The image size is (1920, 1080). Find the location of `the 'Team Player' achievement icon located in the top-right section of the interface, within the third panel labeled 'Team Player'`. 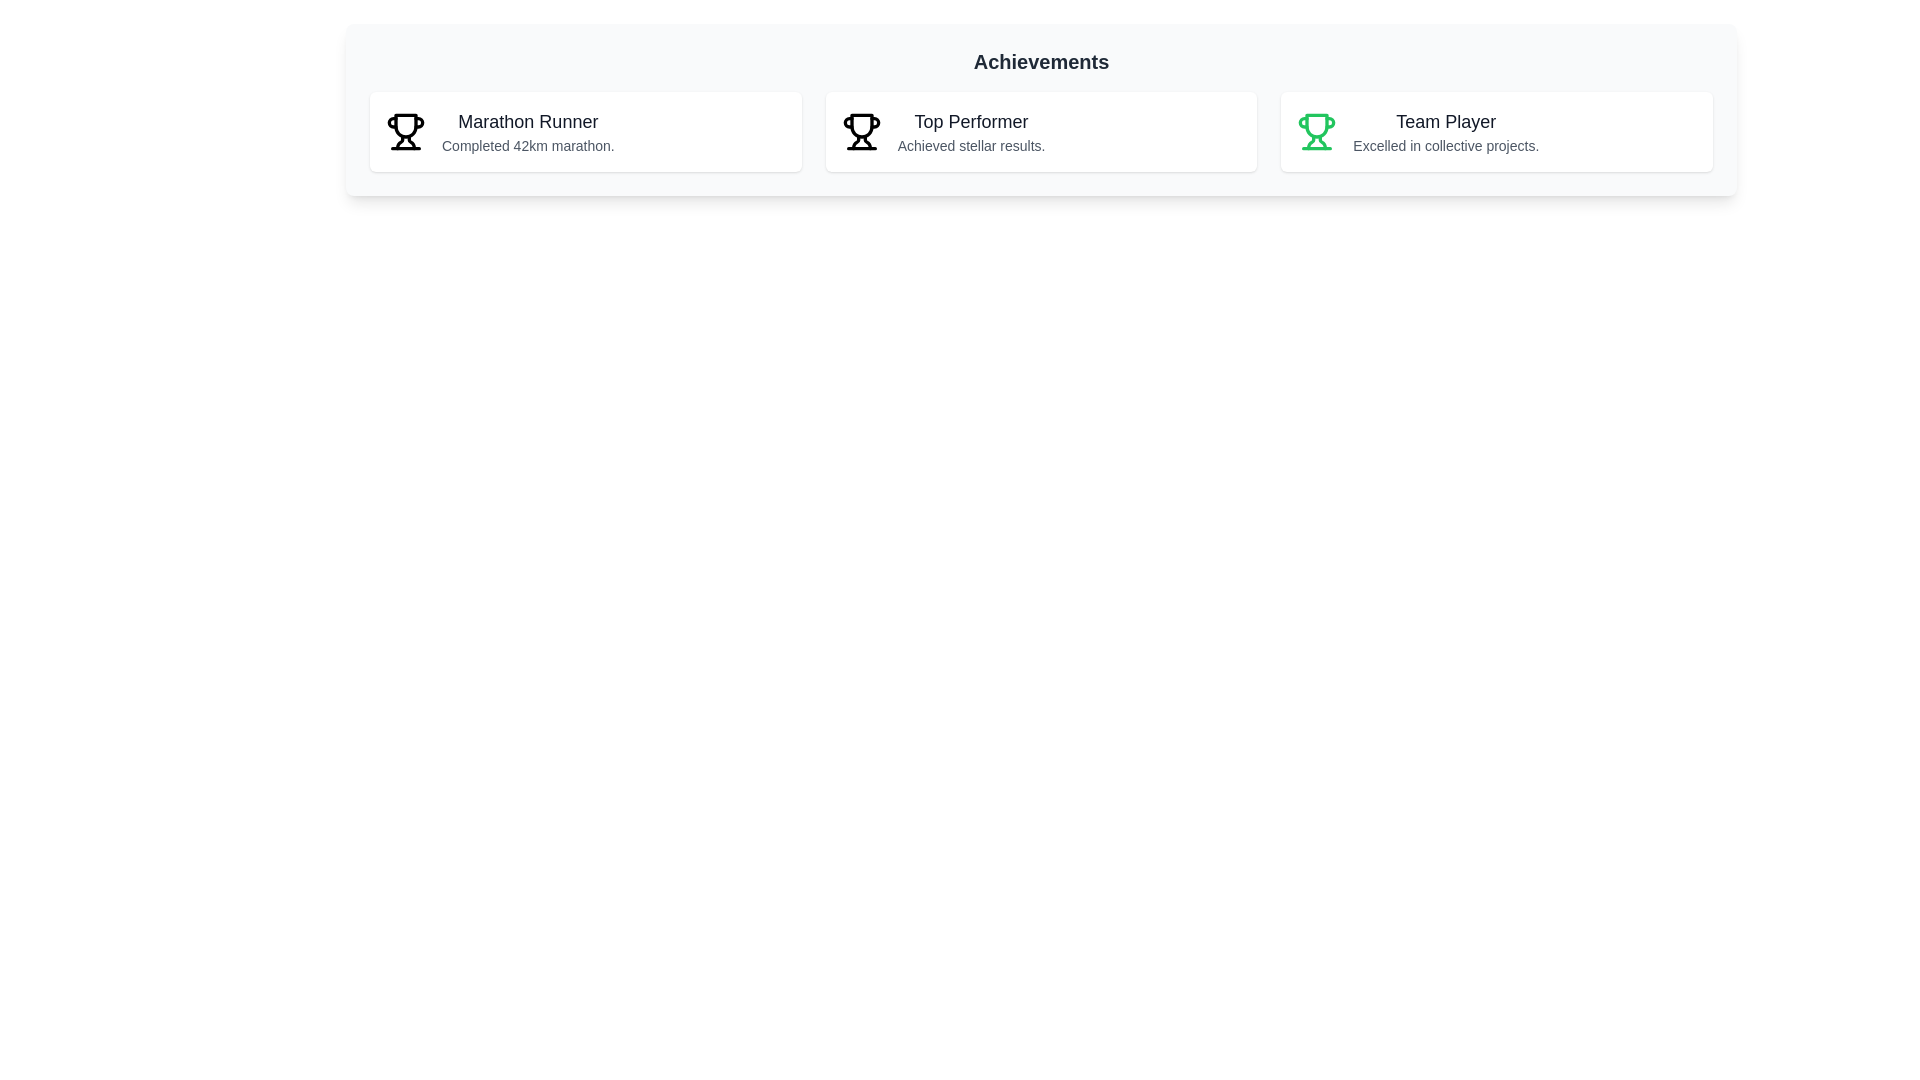

the 'Team Player' achievement icon located in the top-right section of the interface, within the third panel labeled 'Team Player' is located at coordinates (1317, 131).